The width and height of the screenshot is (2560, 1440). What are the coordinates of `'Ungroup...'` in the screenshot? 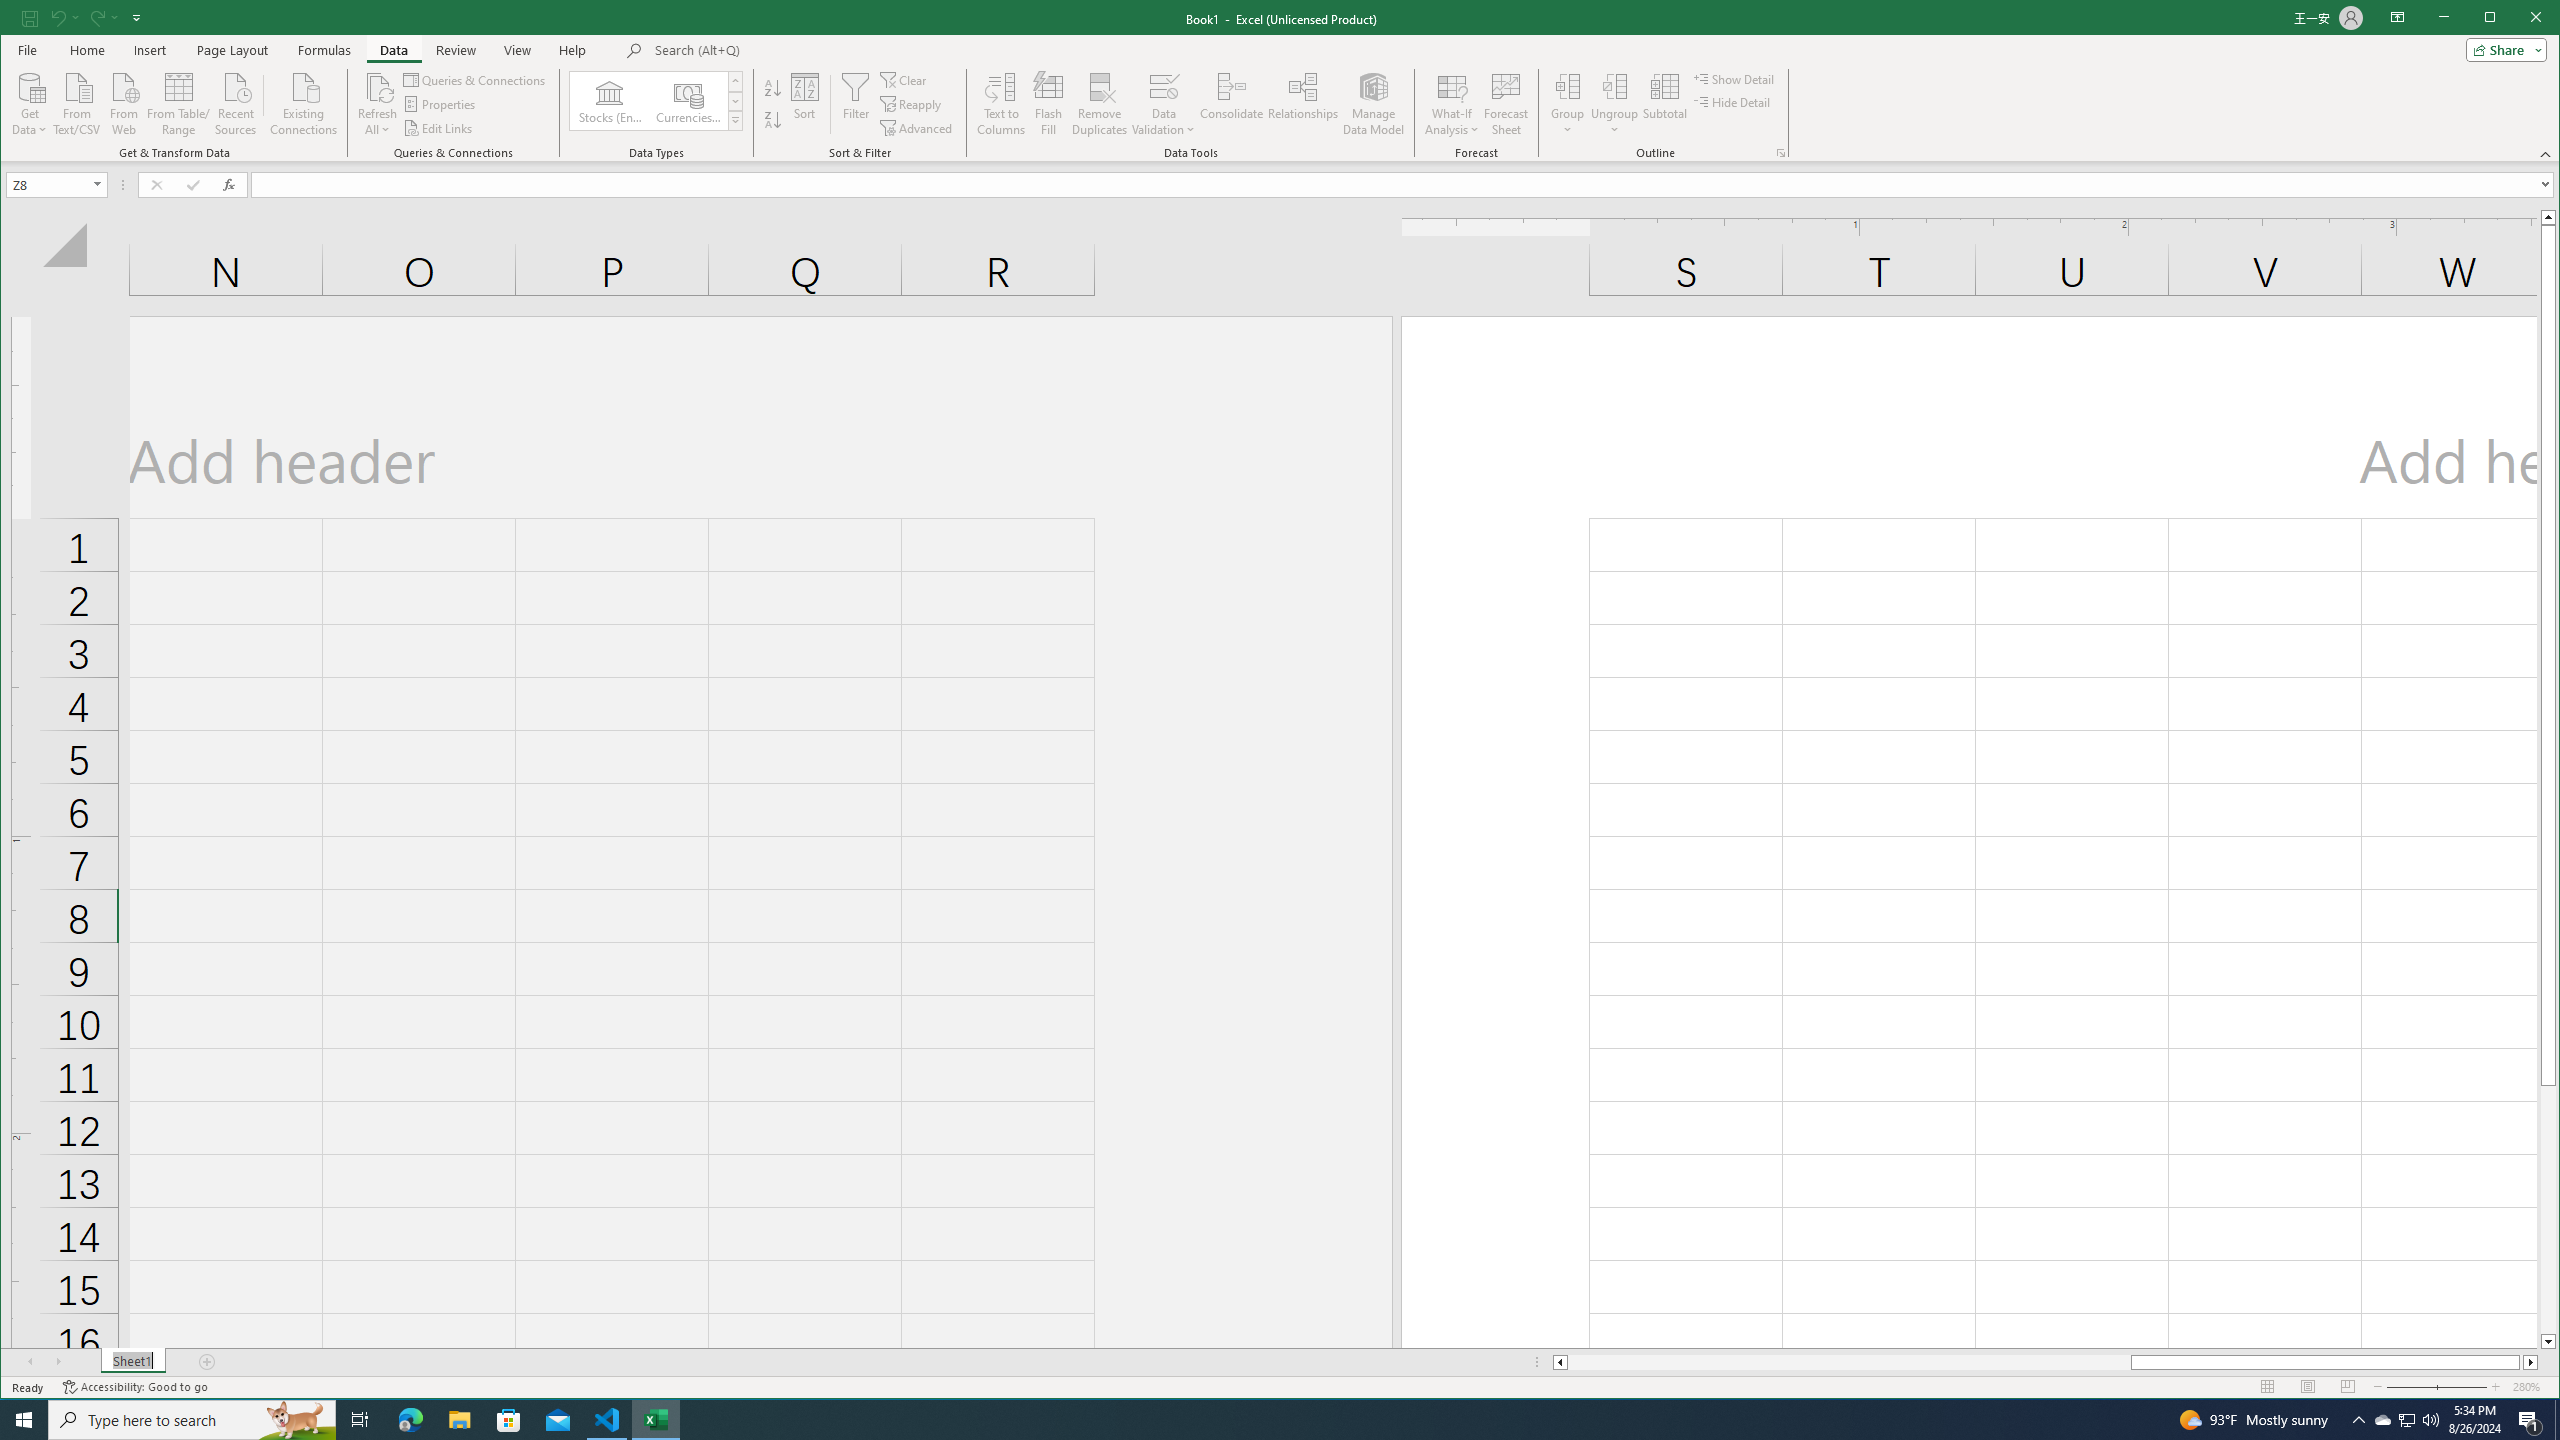 It's located at (1614, 103).